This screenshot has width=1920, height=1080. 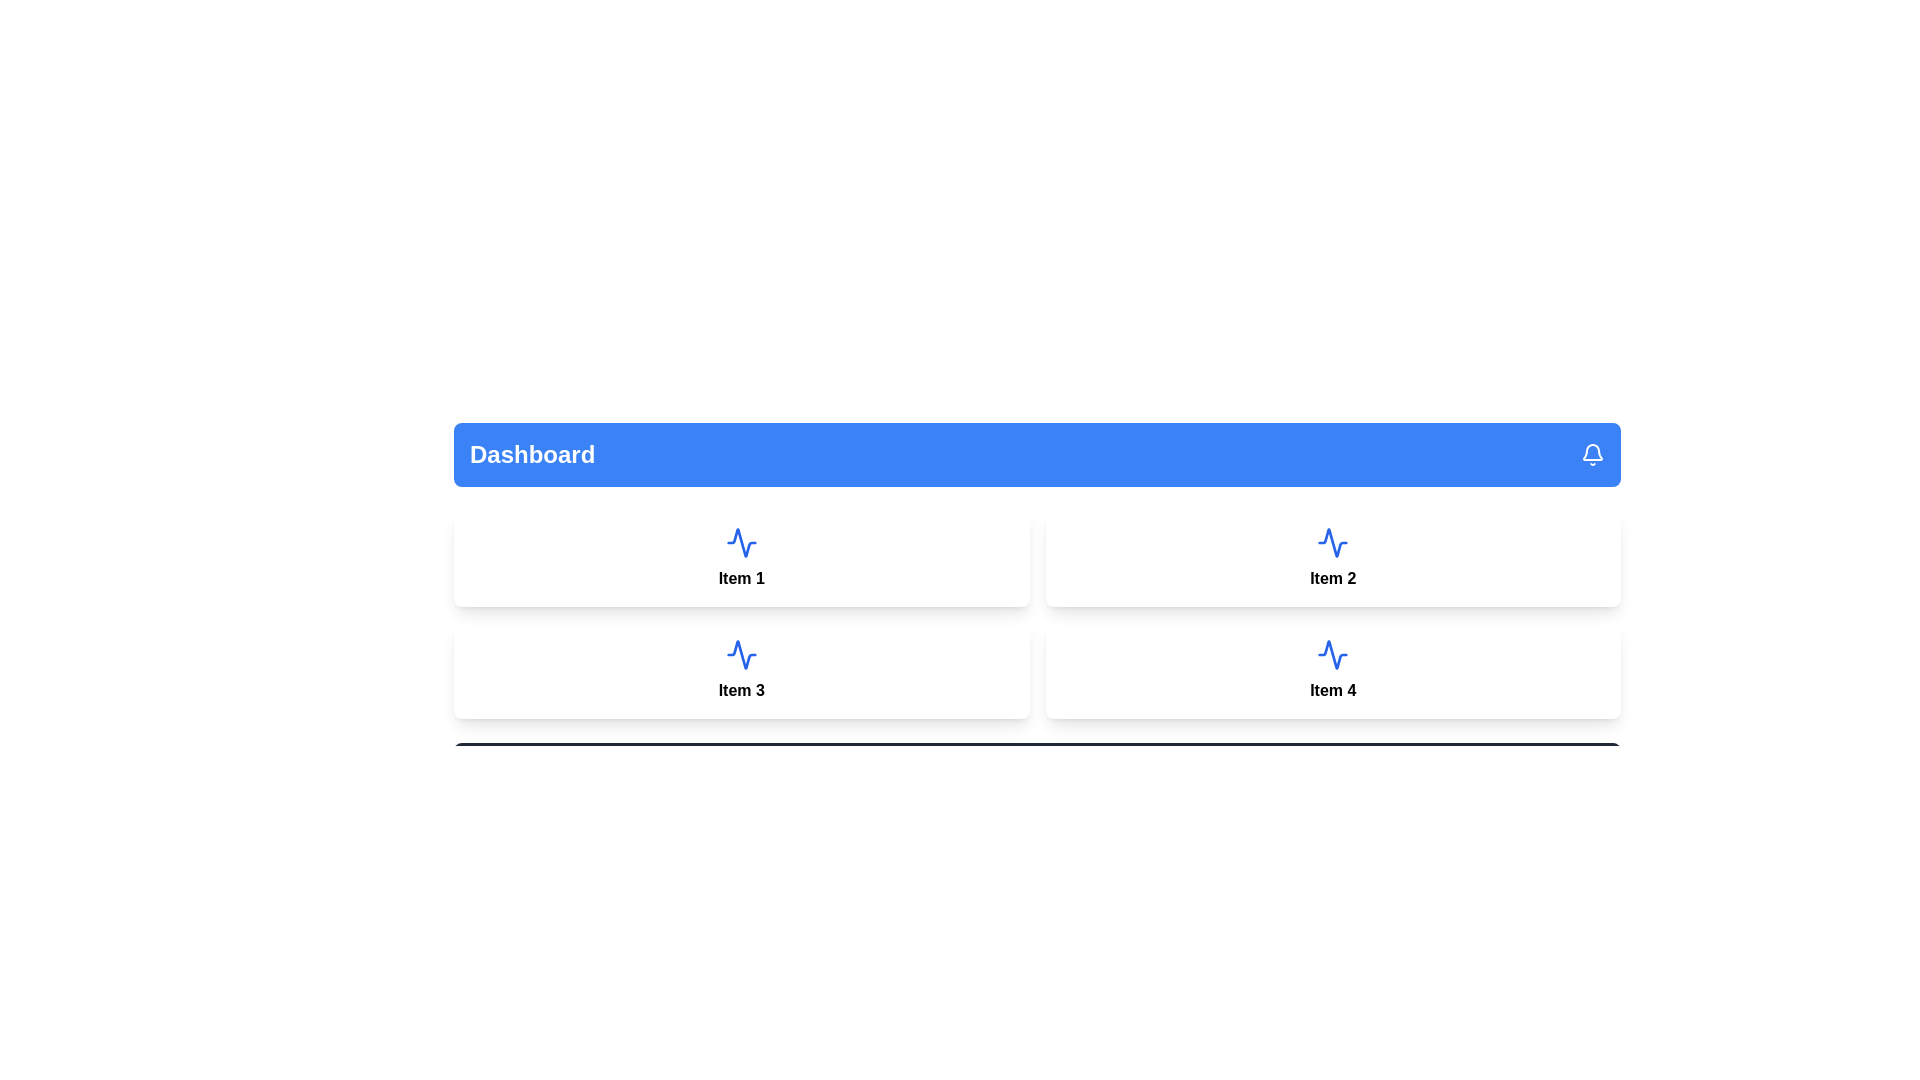 What do you see at coordinates (740, 578) in the screenshot?
I see `the text label located at the bottom portion of the rectangular card component, which serves as a descriptive identifier or title for the card` at bounding box center [740, 578].